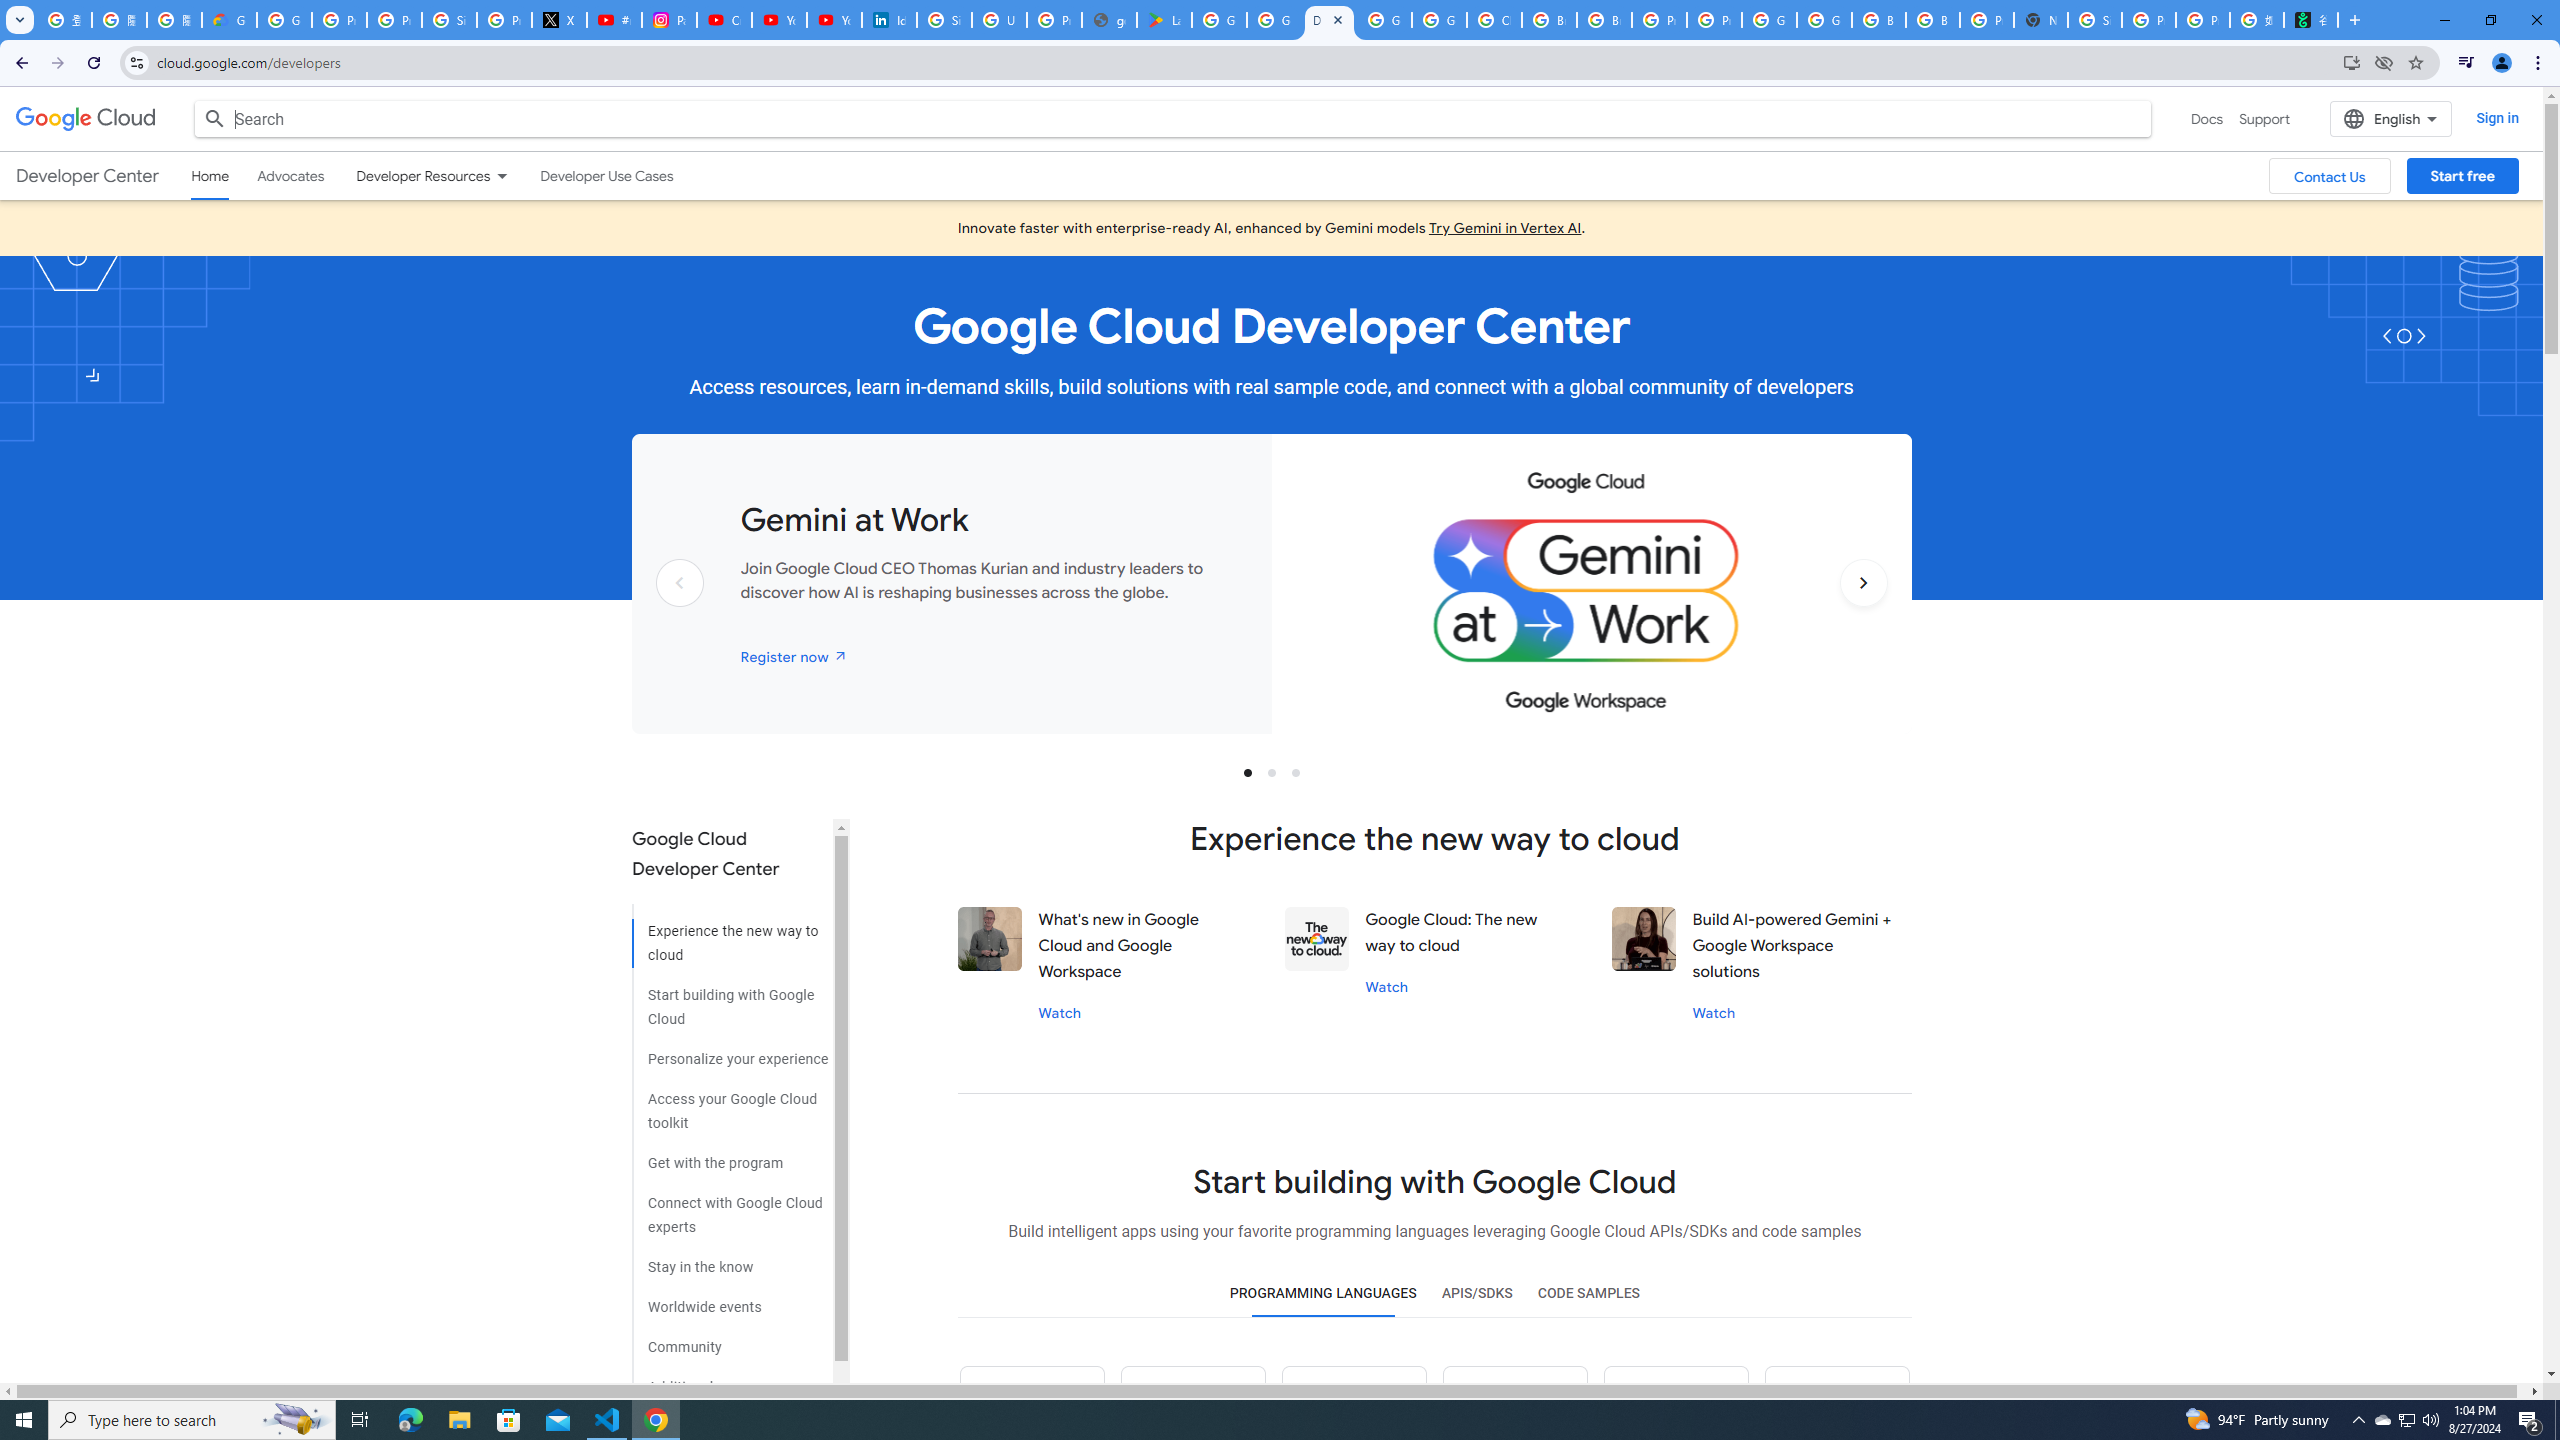 This screenshot has width=2560, height=1440. What do you see at coordinates (2351, 61) in the screenshot?
I see `'Install Google Cloud'` at bounding box center [2351, 61].